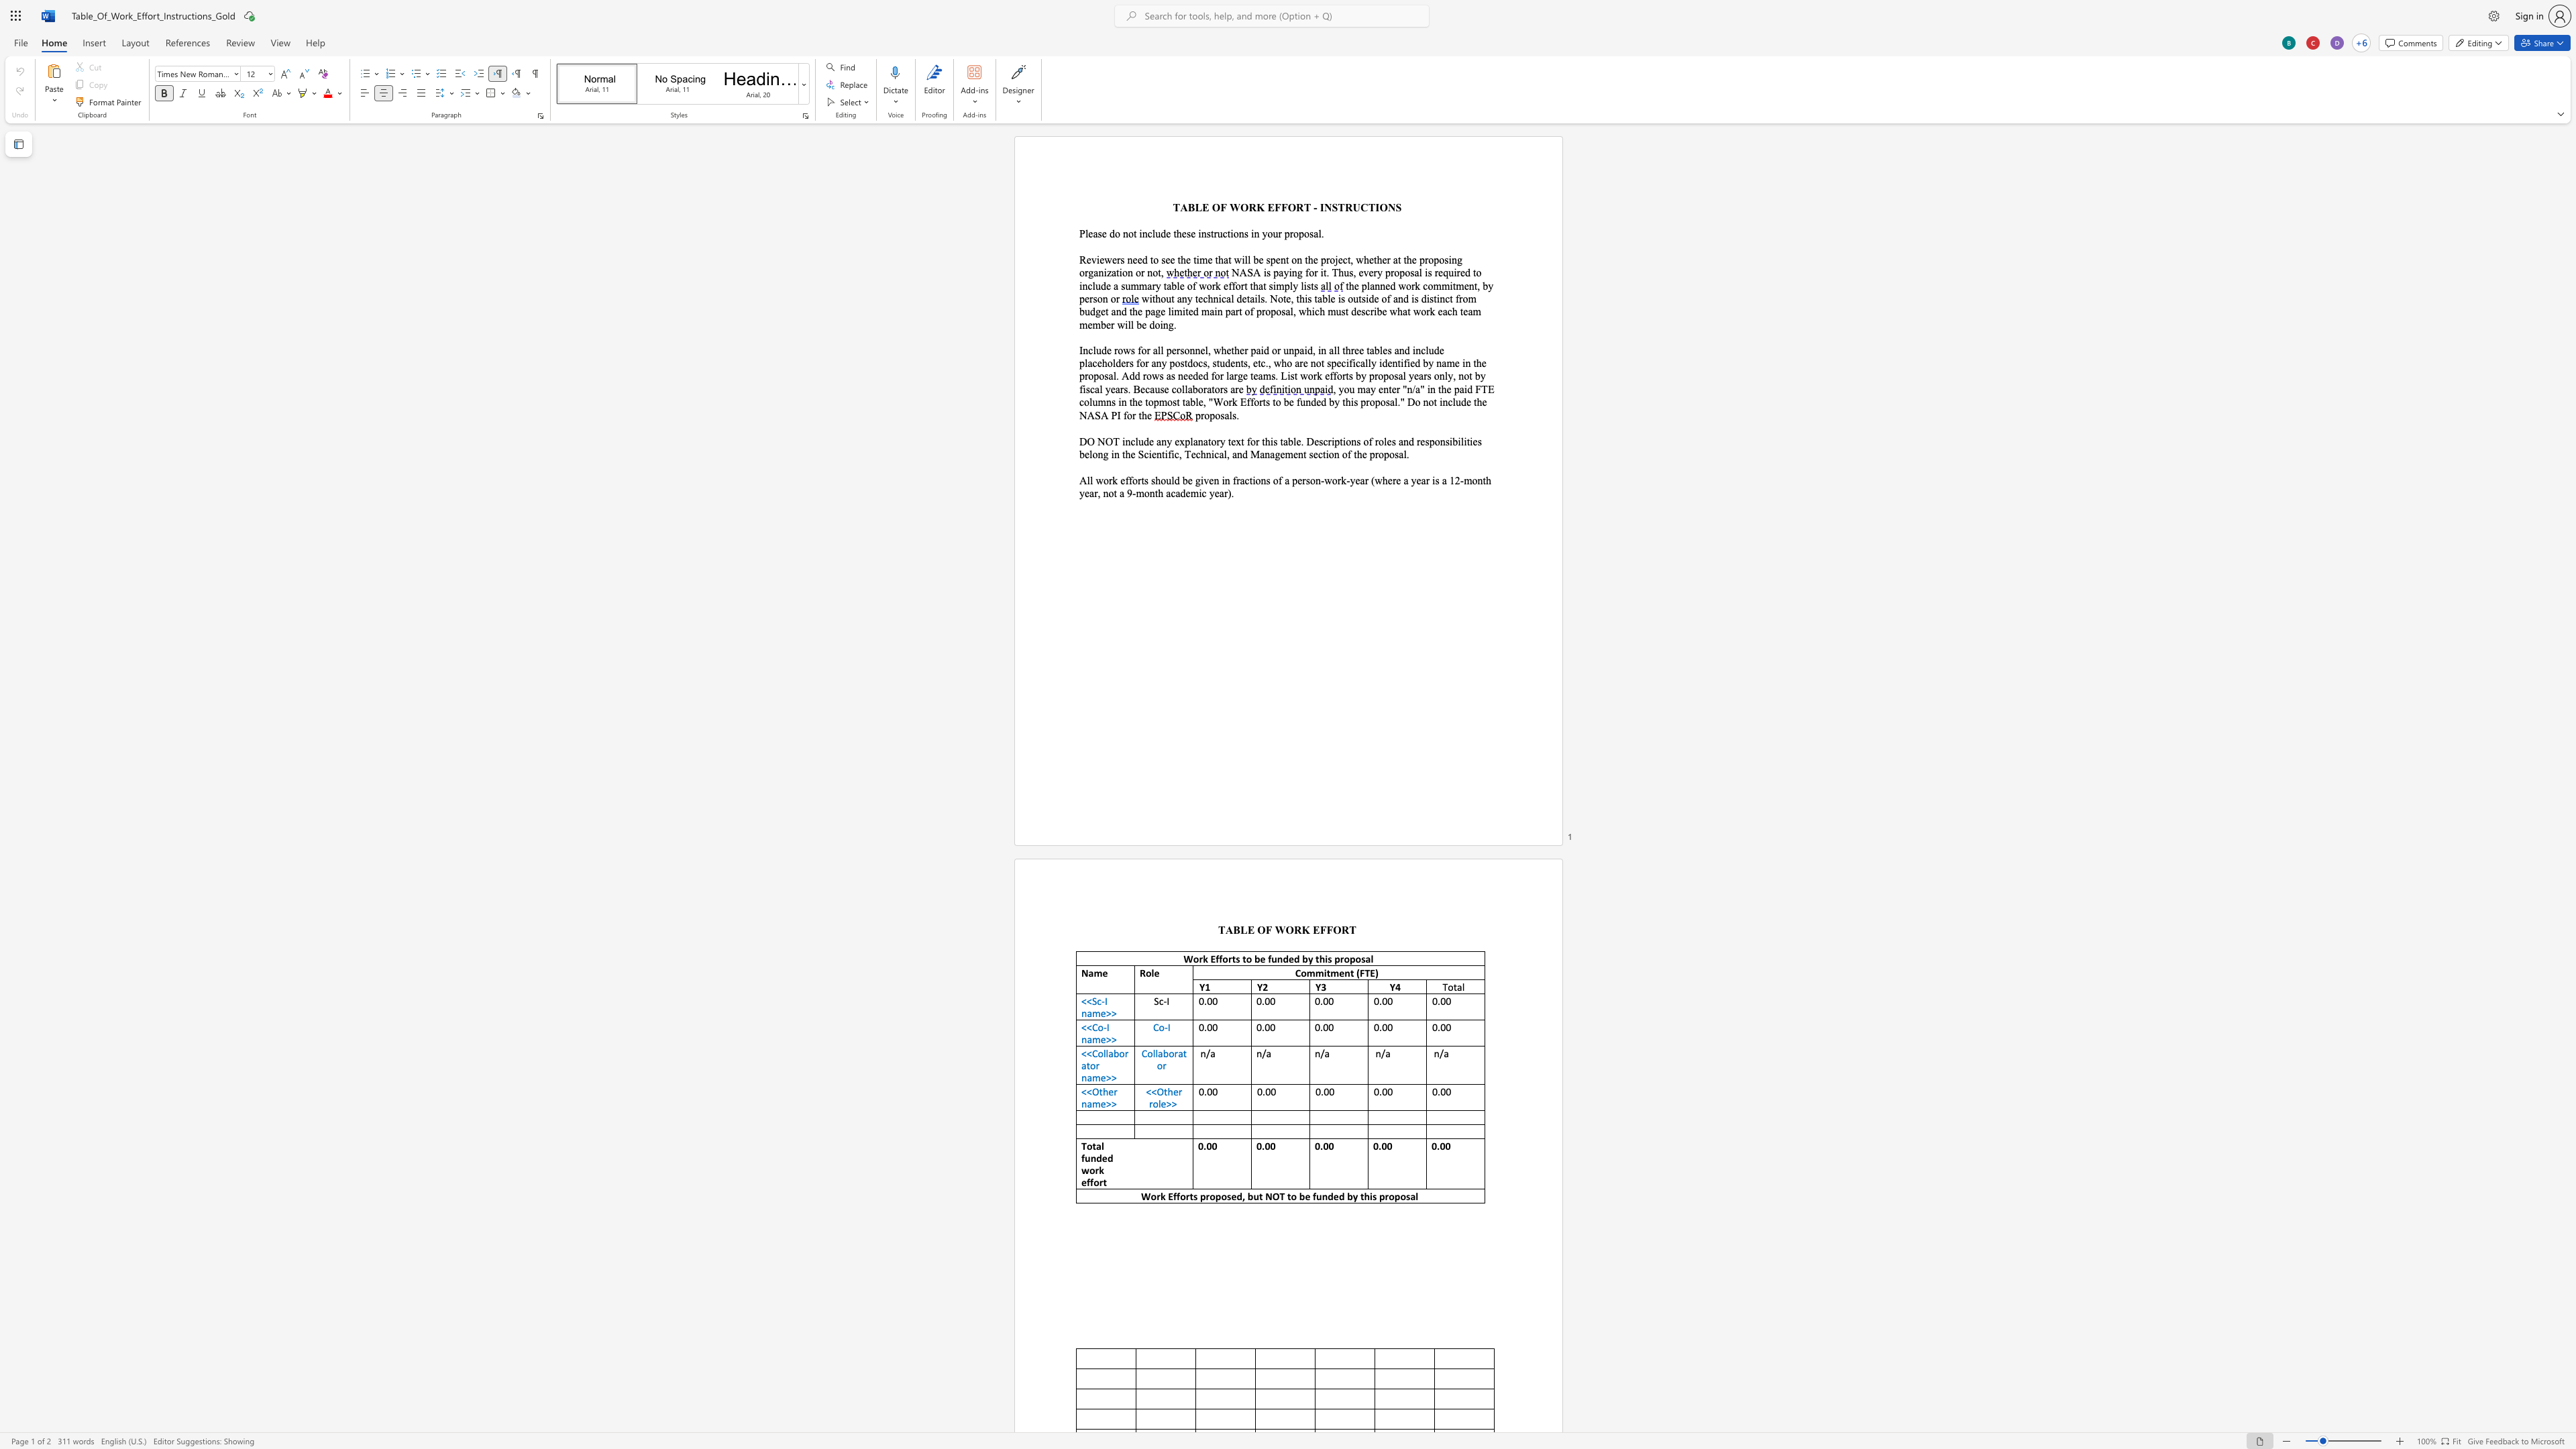 This screenshot has height=1449, width=2576. What do you see at coordinates (1288, 233) in the screenshot?
I see `the space between the continuous character "p" and "r" in the text` at bounding box center [1288, 233].